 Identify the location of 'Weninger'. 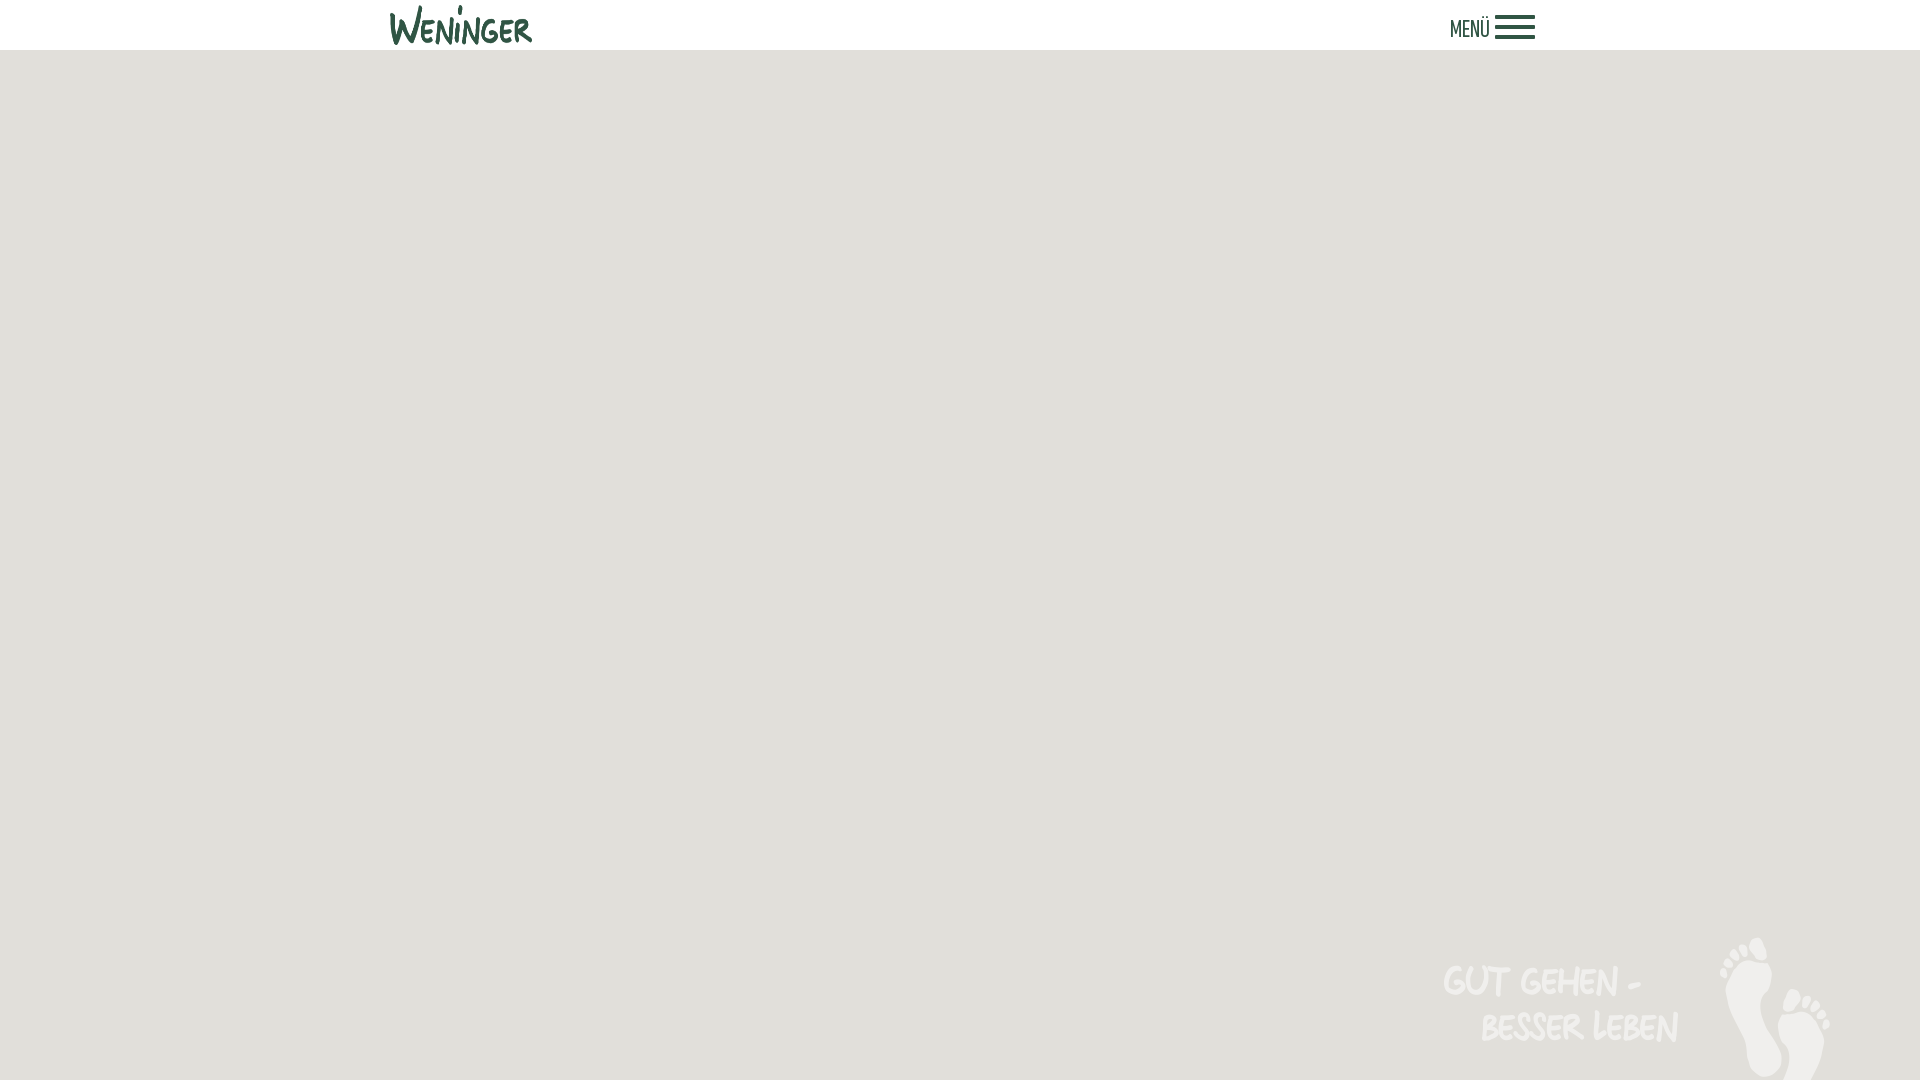
(459, 20).